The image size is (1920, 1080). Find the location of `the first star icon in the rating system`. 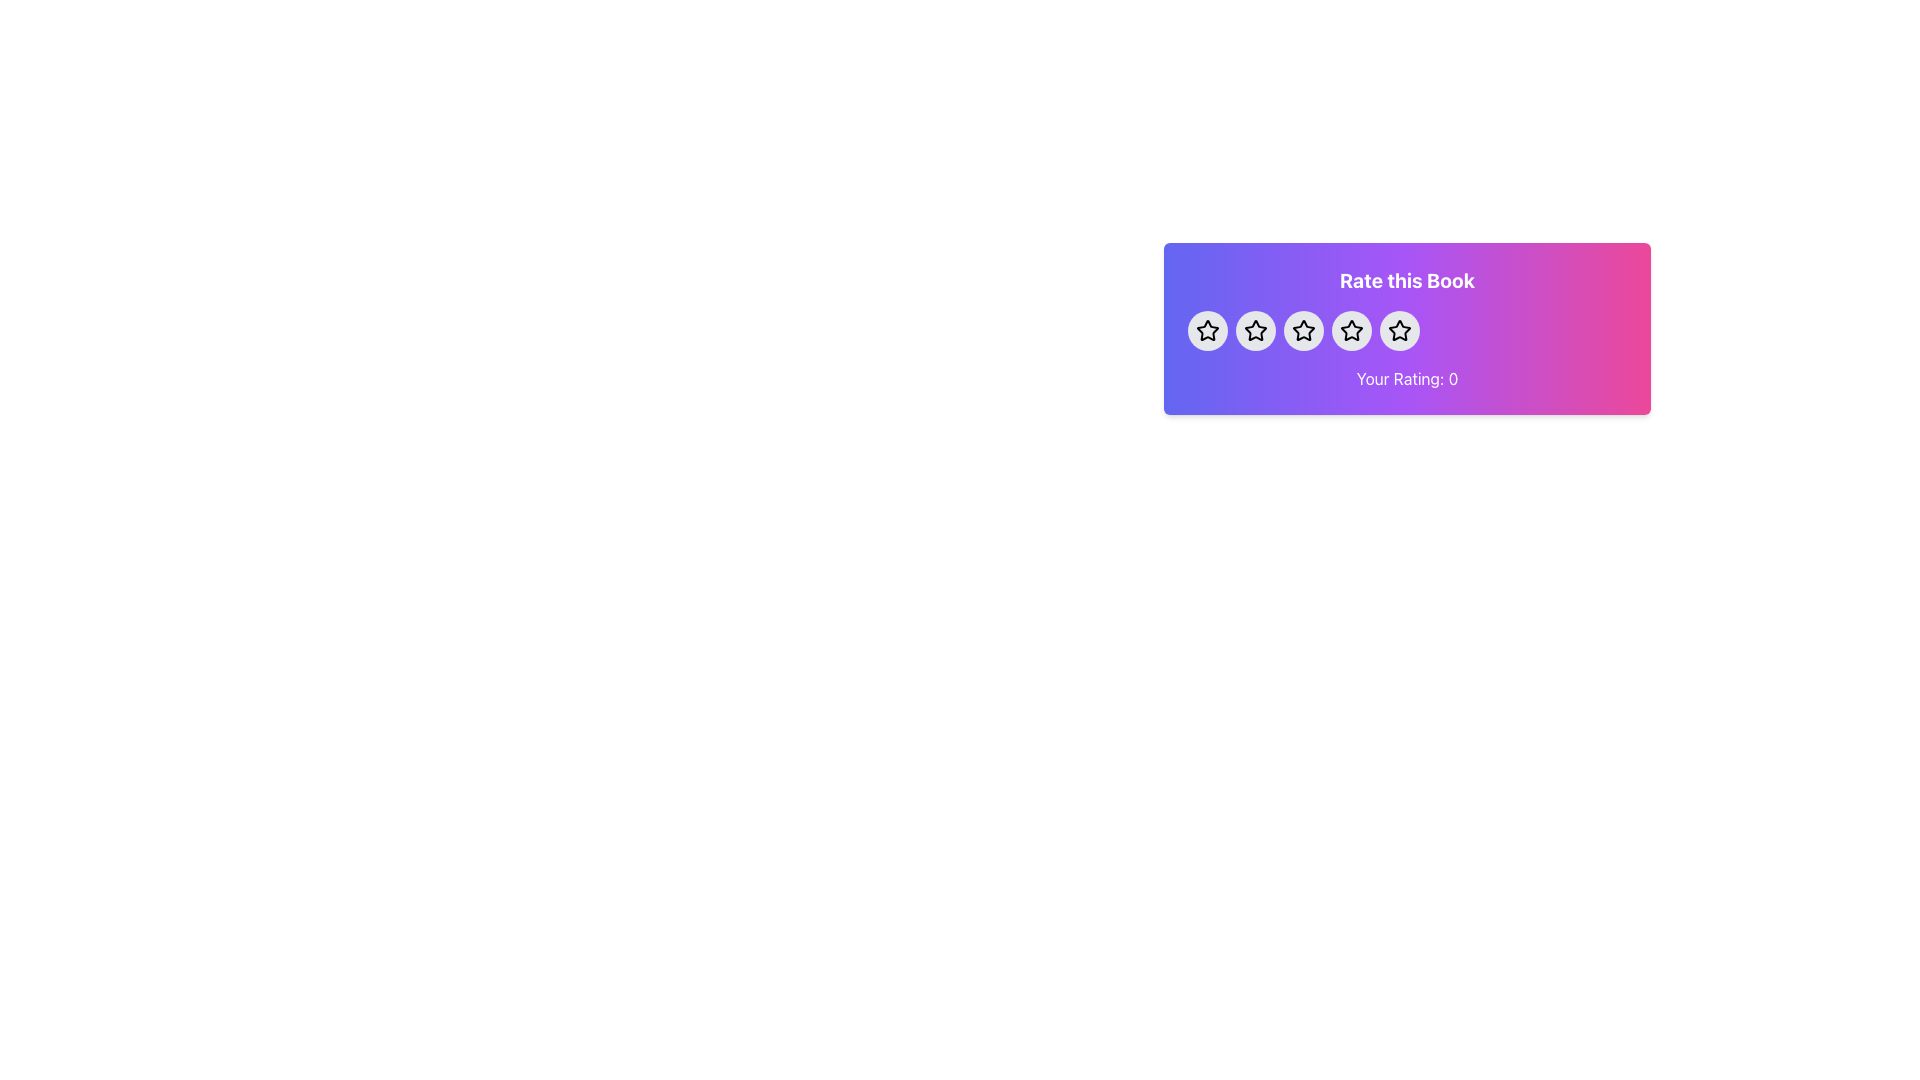

the first star icon in the rating system is located at coordinates (1207, 329).